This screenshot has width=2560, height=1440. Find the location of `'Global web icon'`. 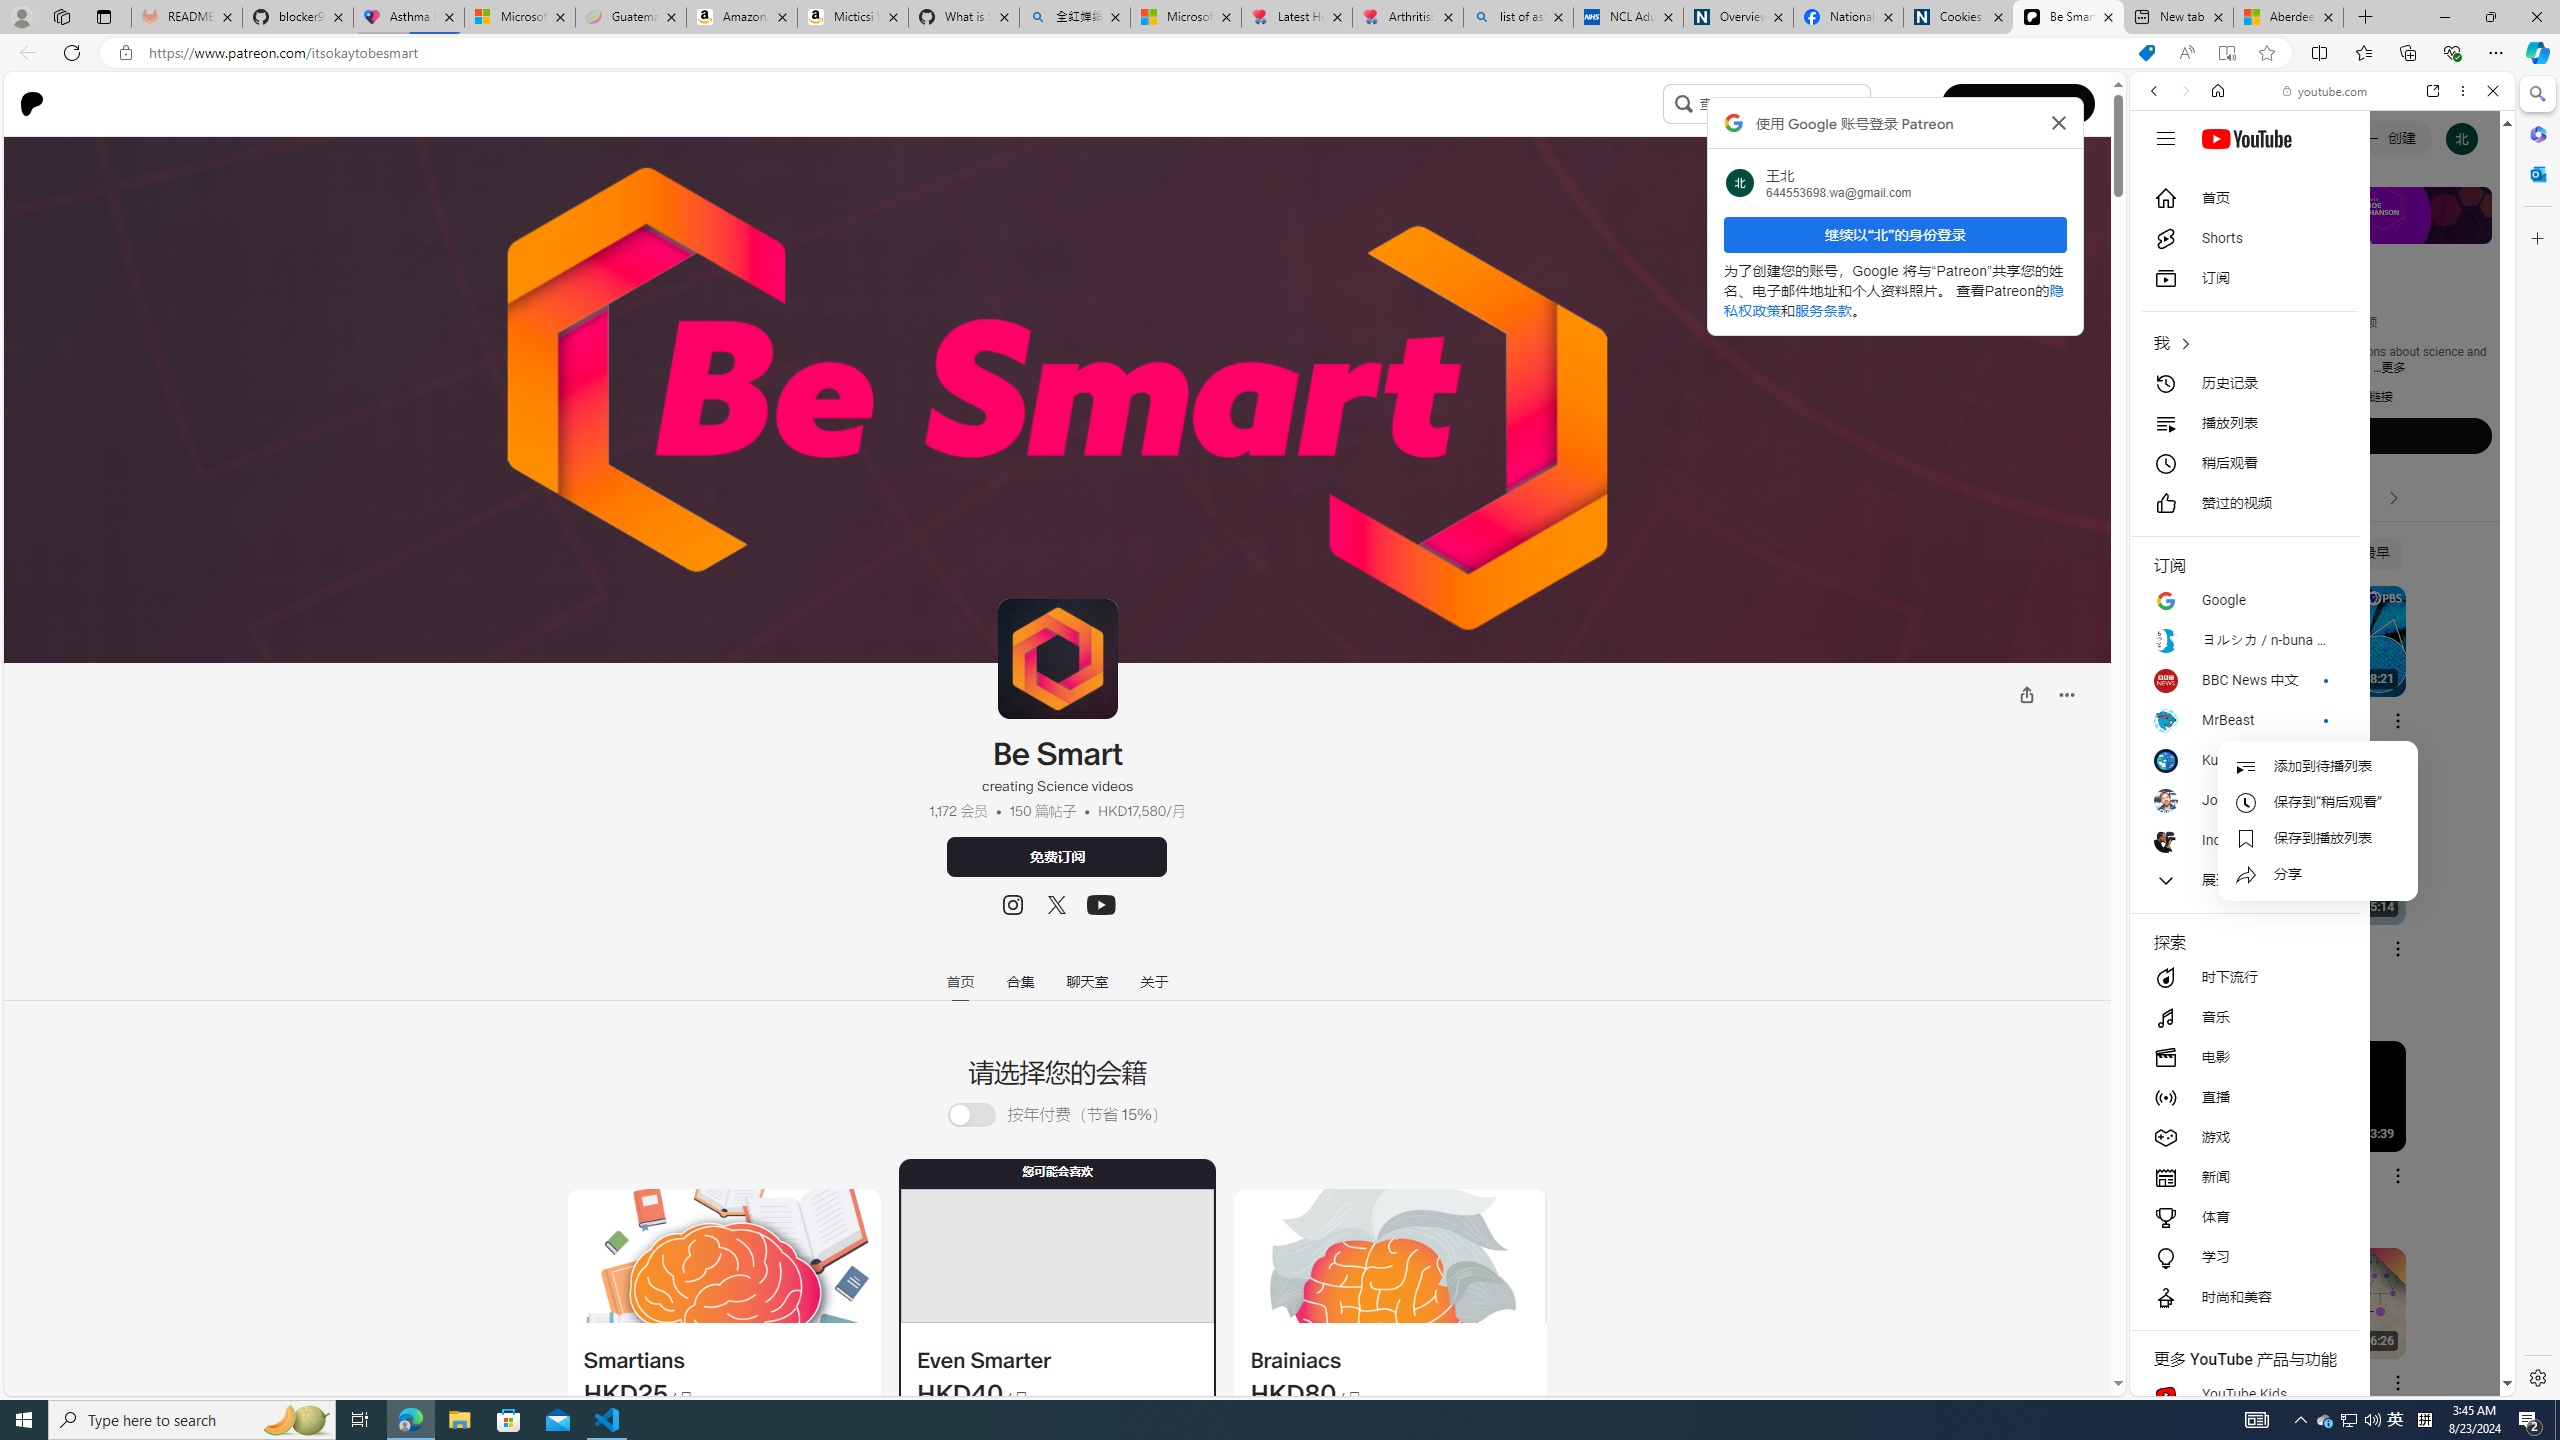

'Global web icon' is located at coordinates (2168, 1152).